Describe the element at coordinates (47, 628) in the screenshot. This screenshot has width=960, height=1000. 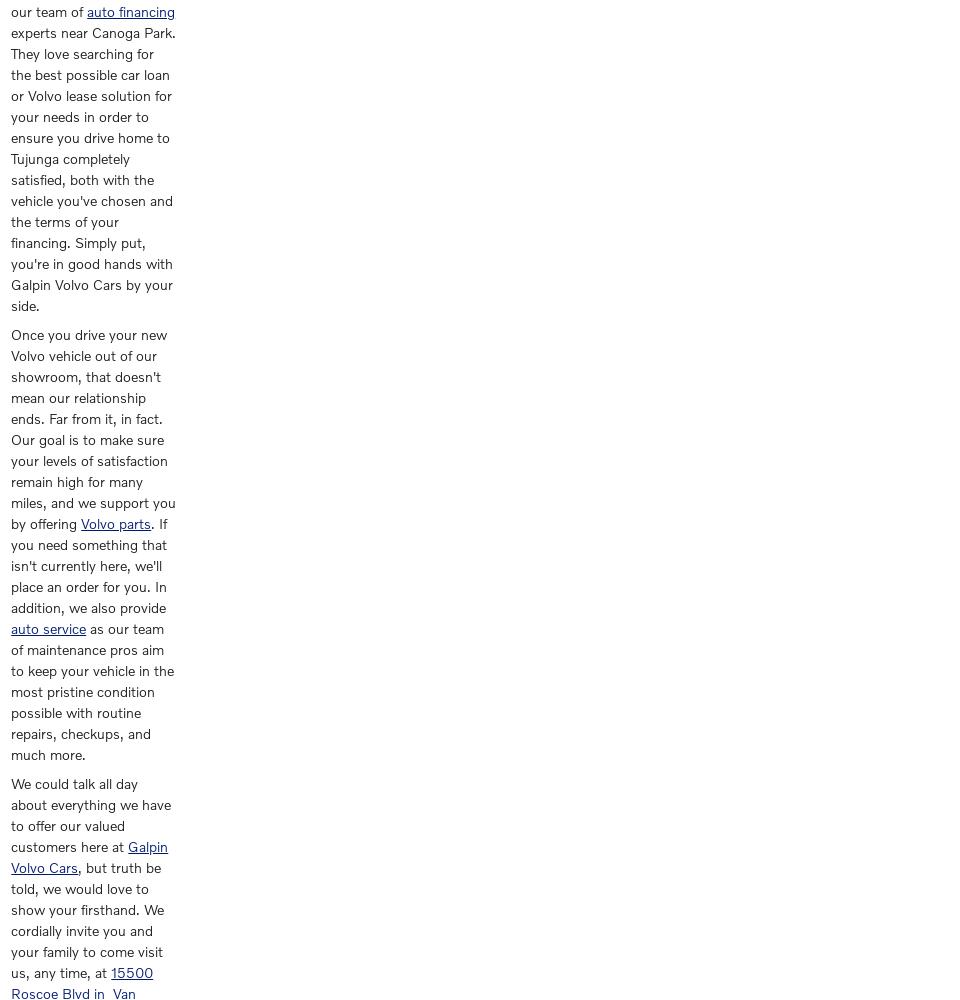
I see `'auto service'` at that location.